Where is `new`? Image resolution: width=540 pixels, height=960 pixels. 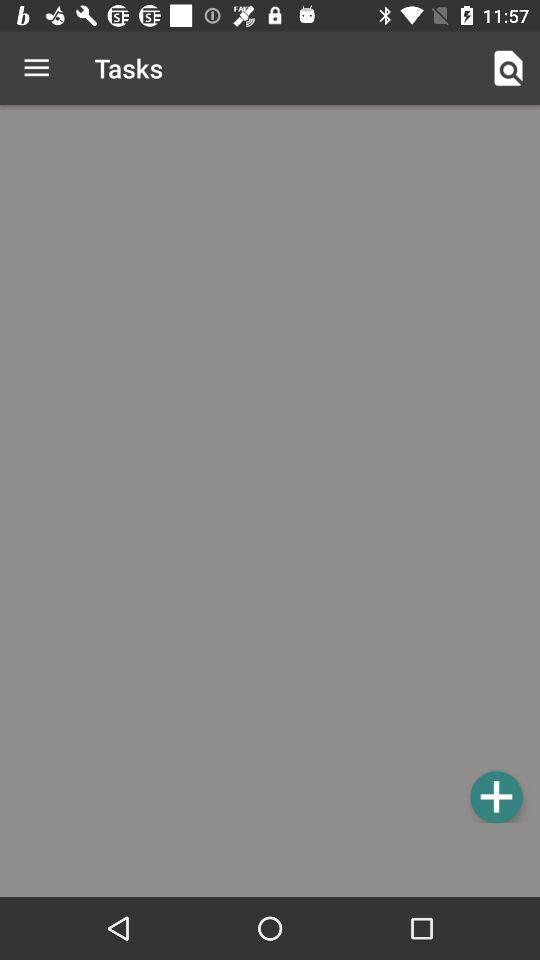 new is located at coordinates (495, 796).